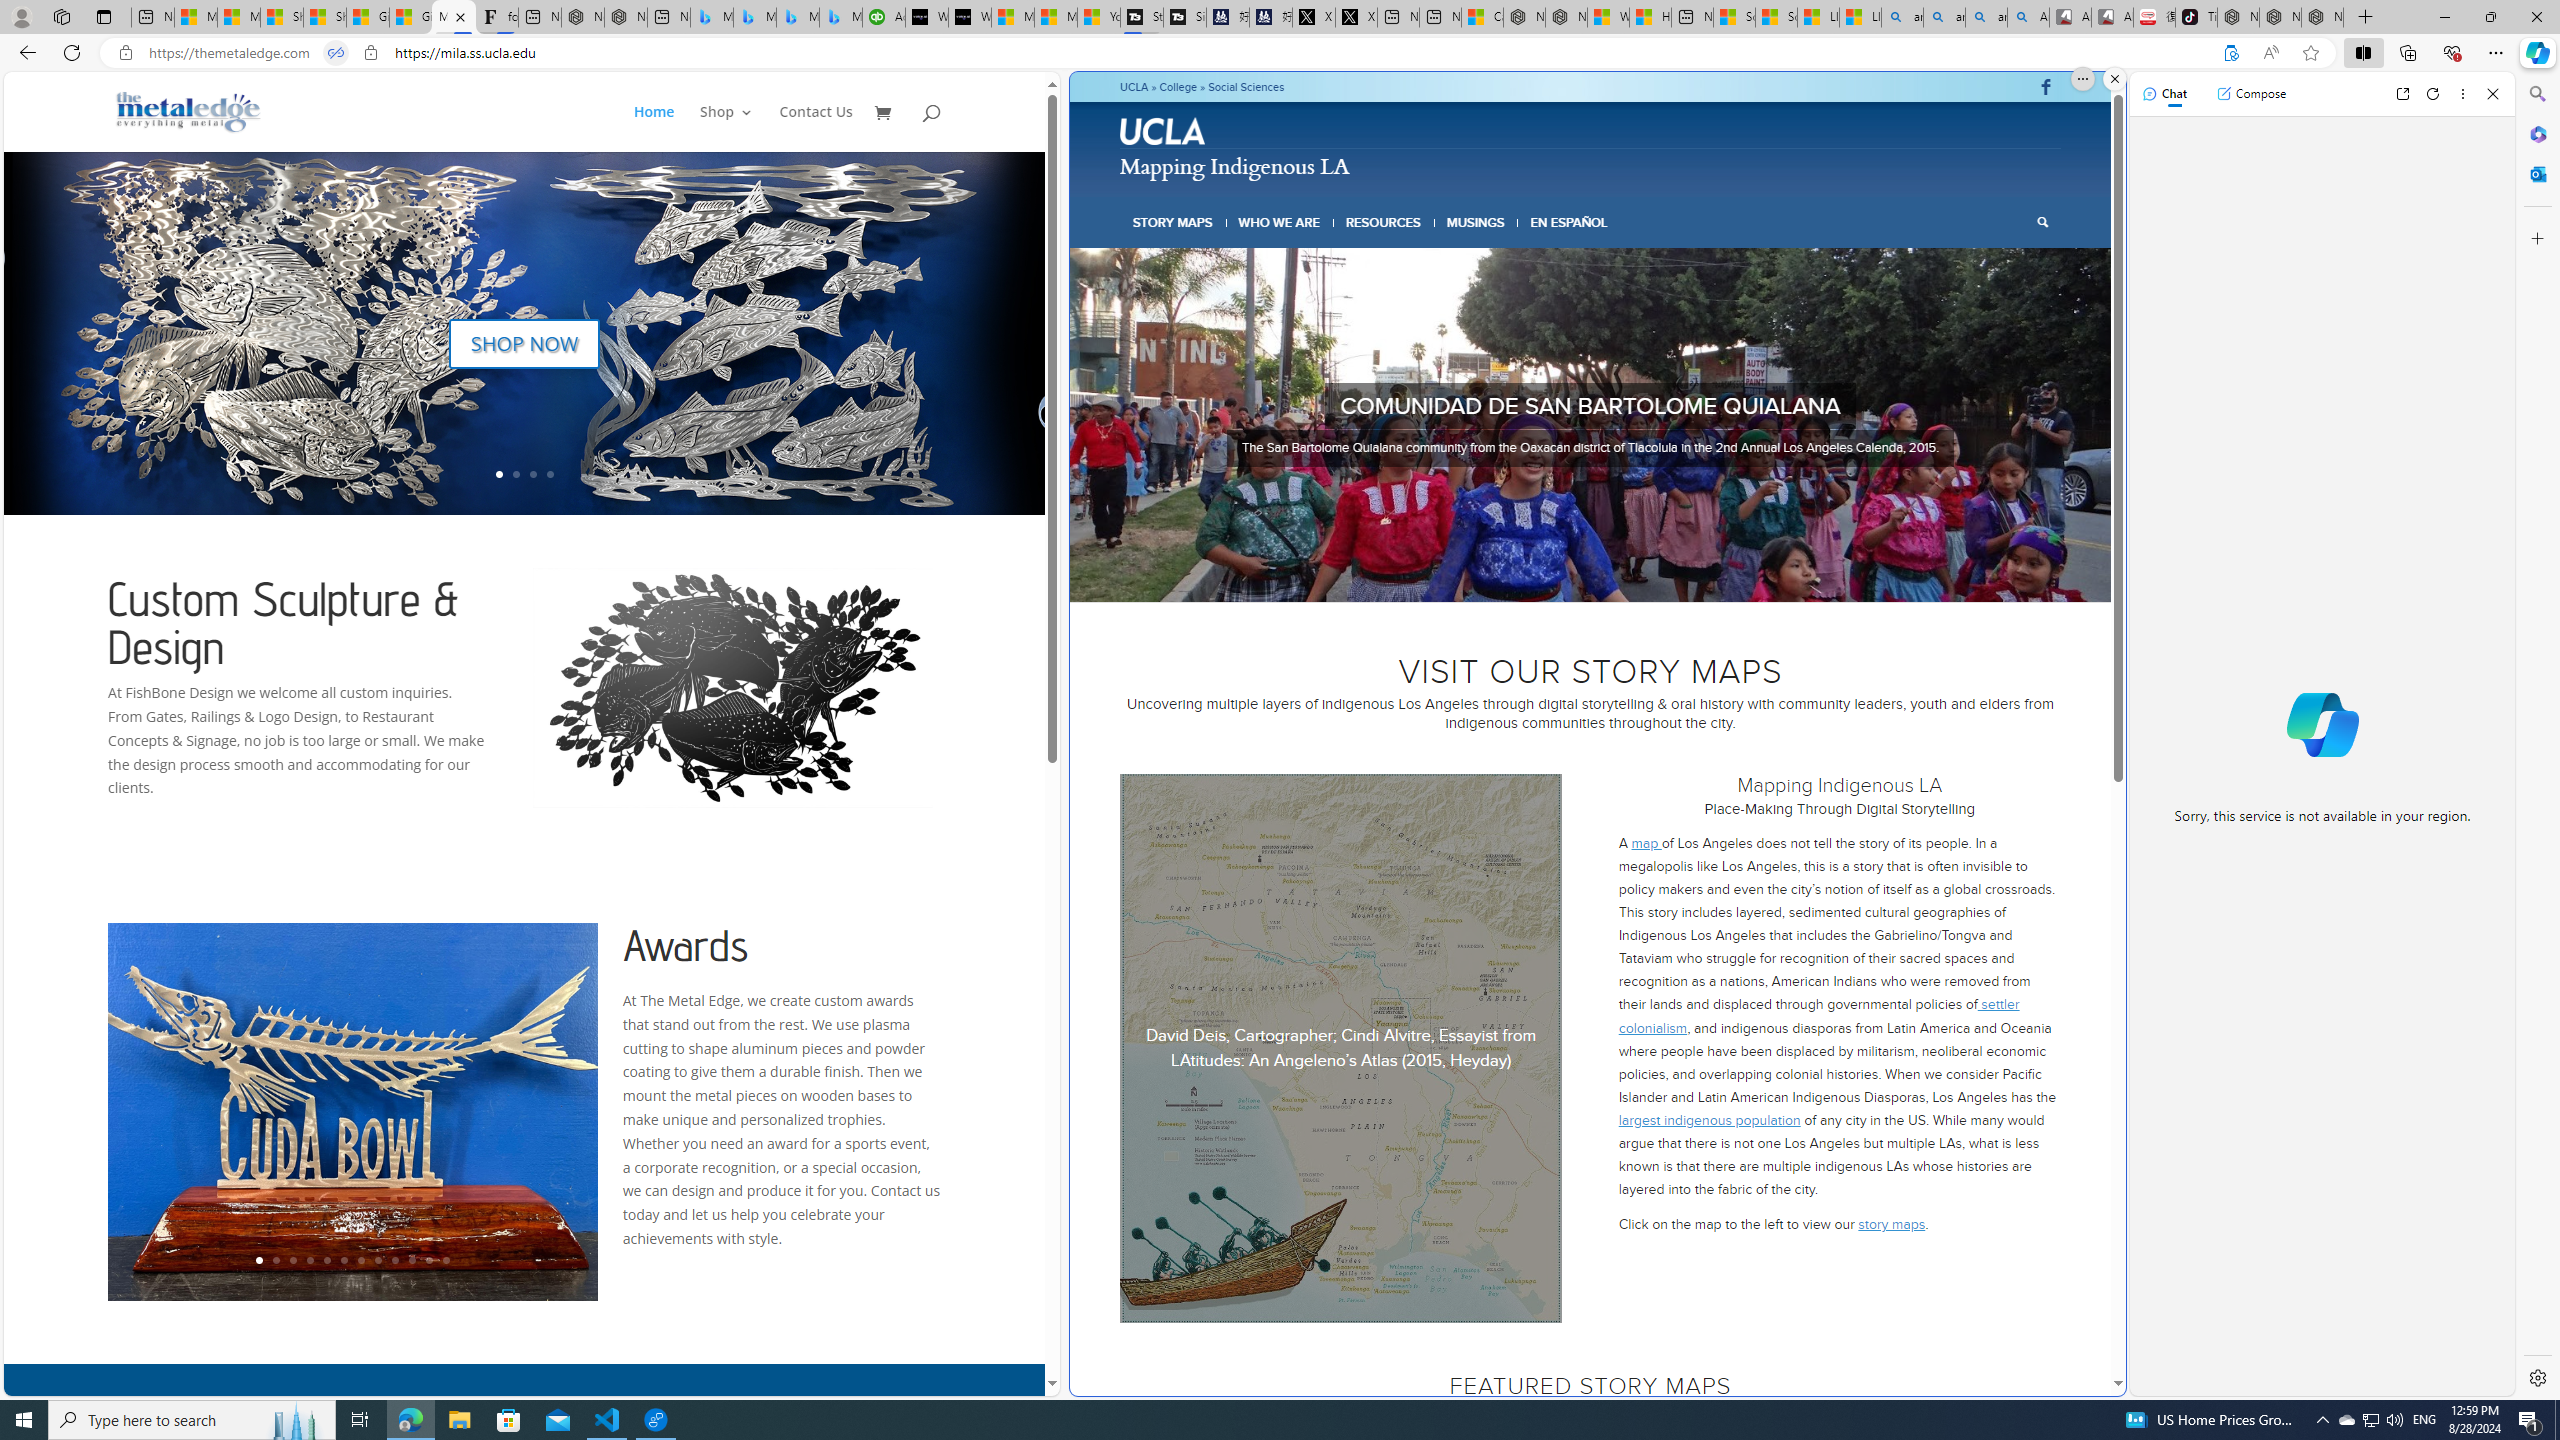 This screenshot has height=1440, width=2560. I want to click on 'Microsoft Bing Travel - Stays in Bangkok, Bangkok, Thailand', so click(754, 16).